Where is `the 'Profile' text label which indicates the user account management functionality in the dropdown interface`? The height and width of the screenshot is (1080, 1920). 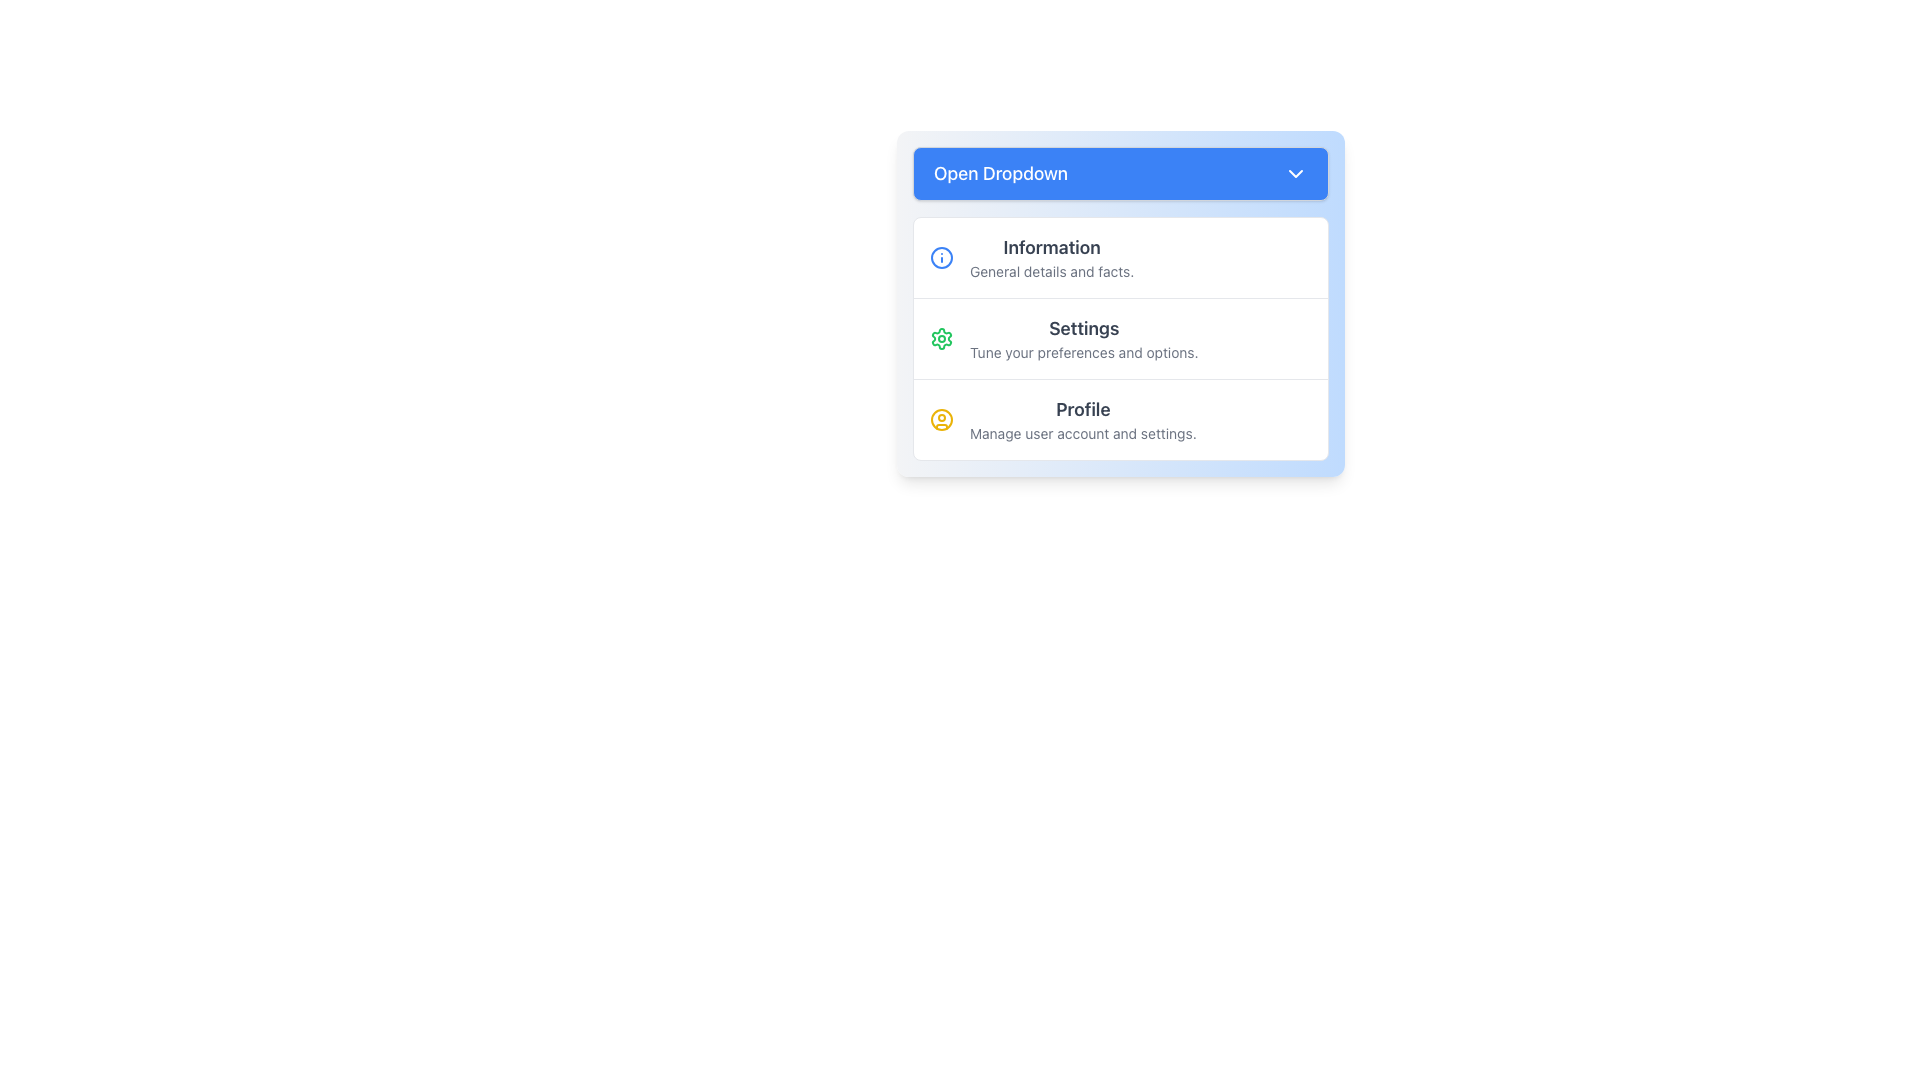 the 'Profile' text label which indicates the user account management functionality in the dropdown interface is located at coordinates (1082, 408).